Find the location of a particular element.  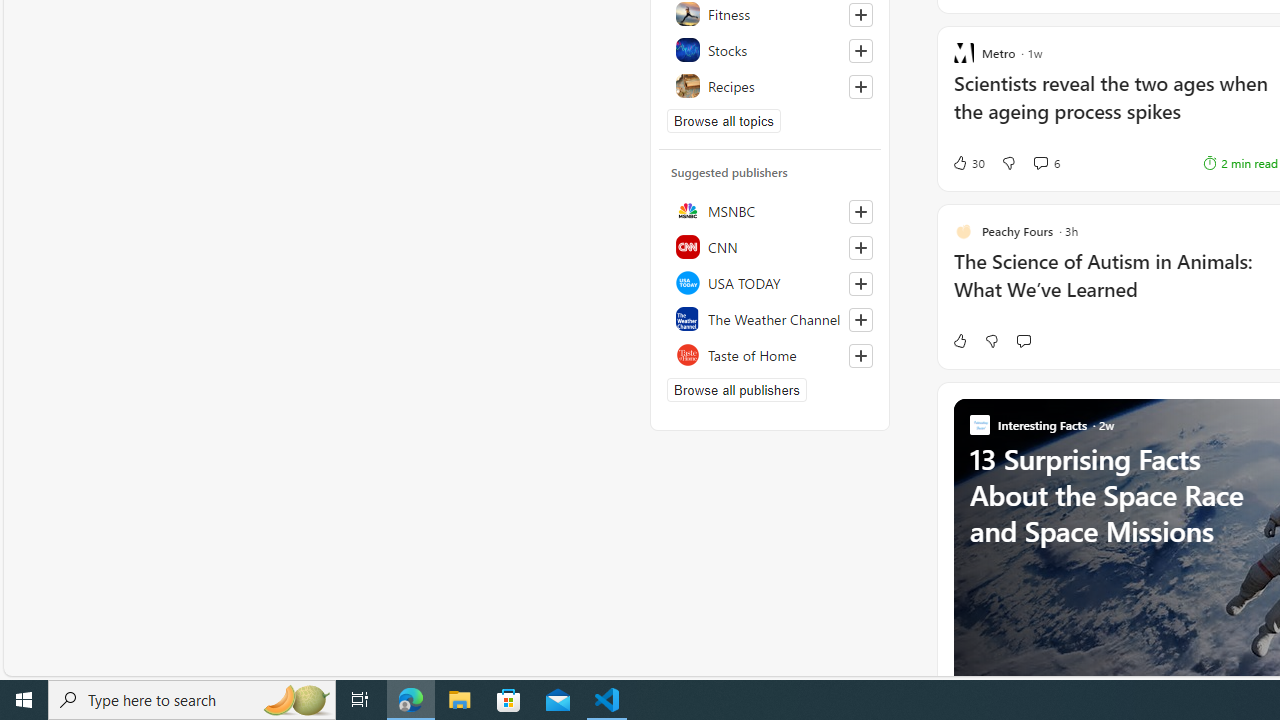

'View comments 6 Comment' is located at coordinates (1044, 162).